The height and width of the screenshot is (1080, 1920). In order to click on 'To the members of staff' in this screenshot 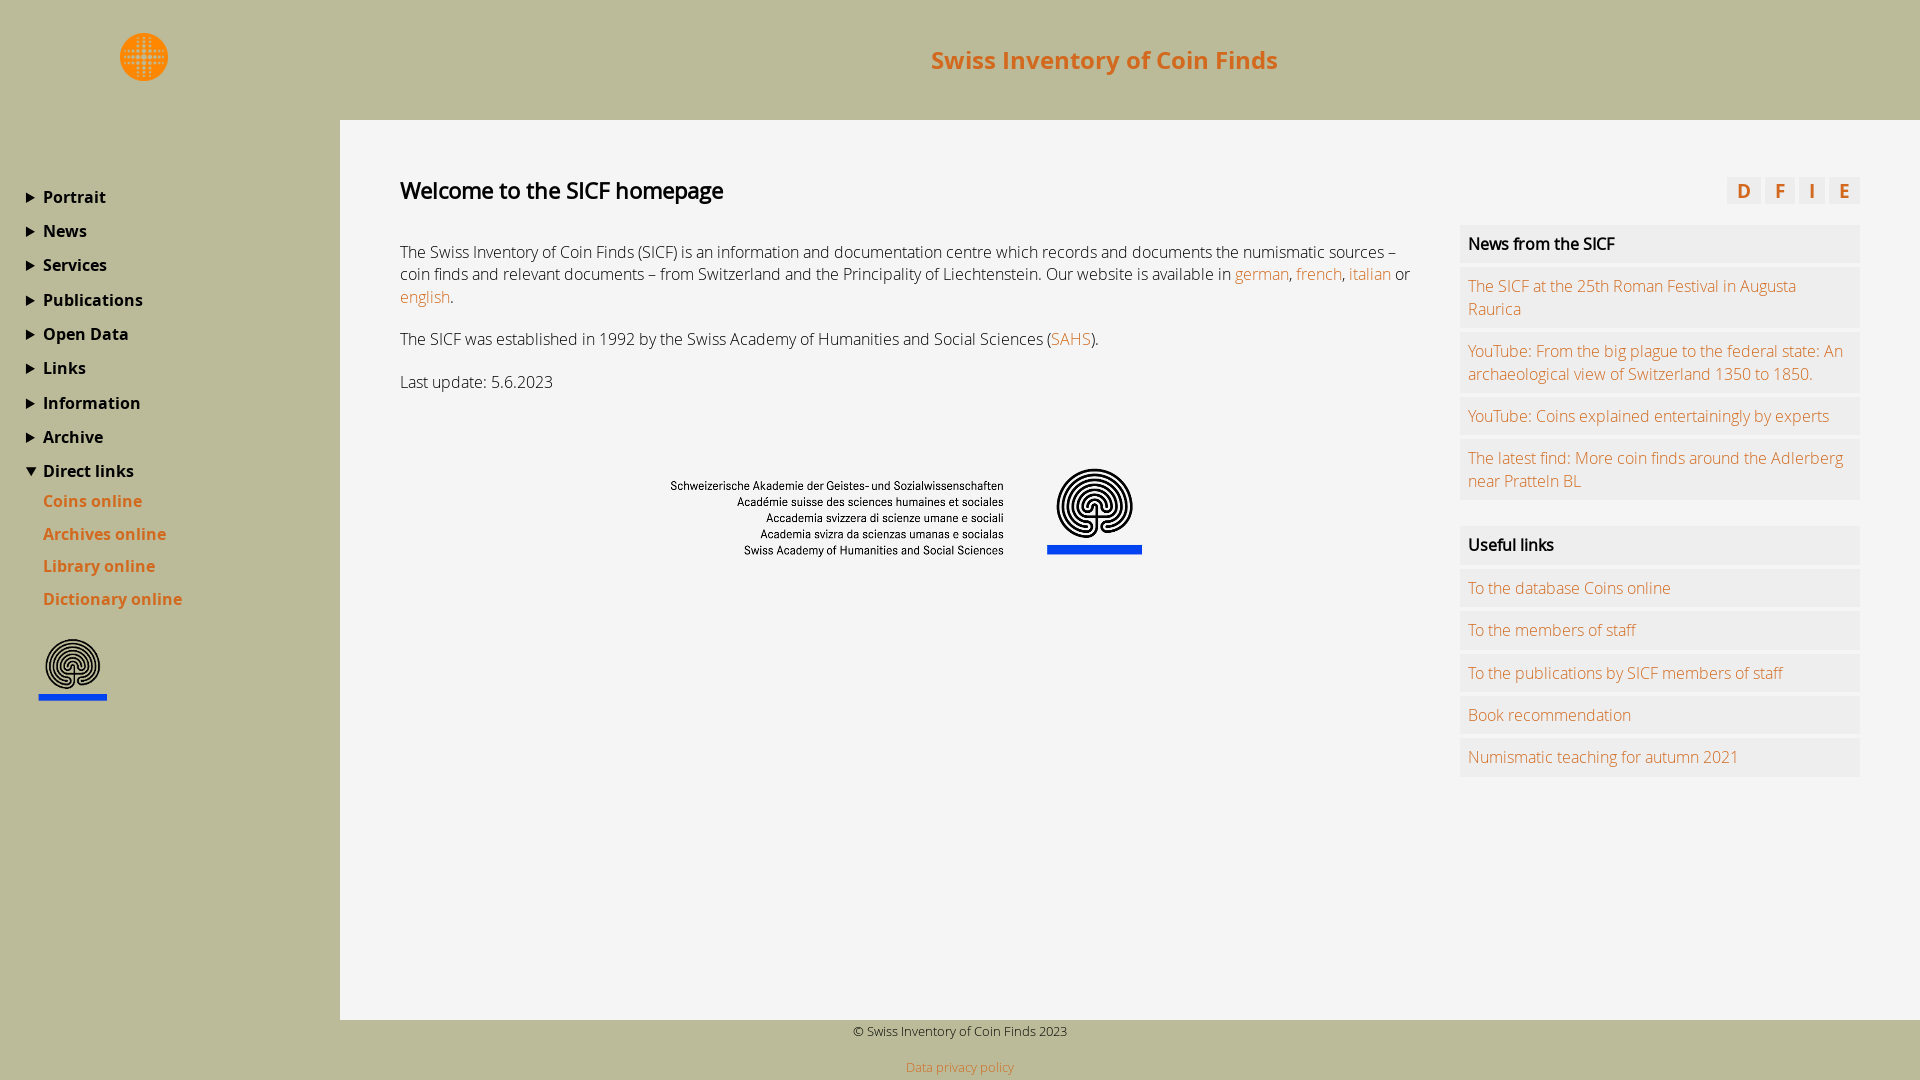, I will do `click(1550, 628)`.